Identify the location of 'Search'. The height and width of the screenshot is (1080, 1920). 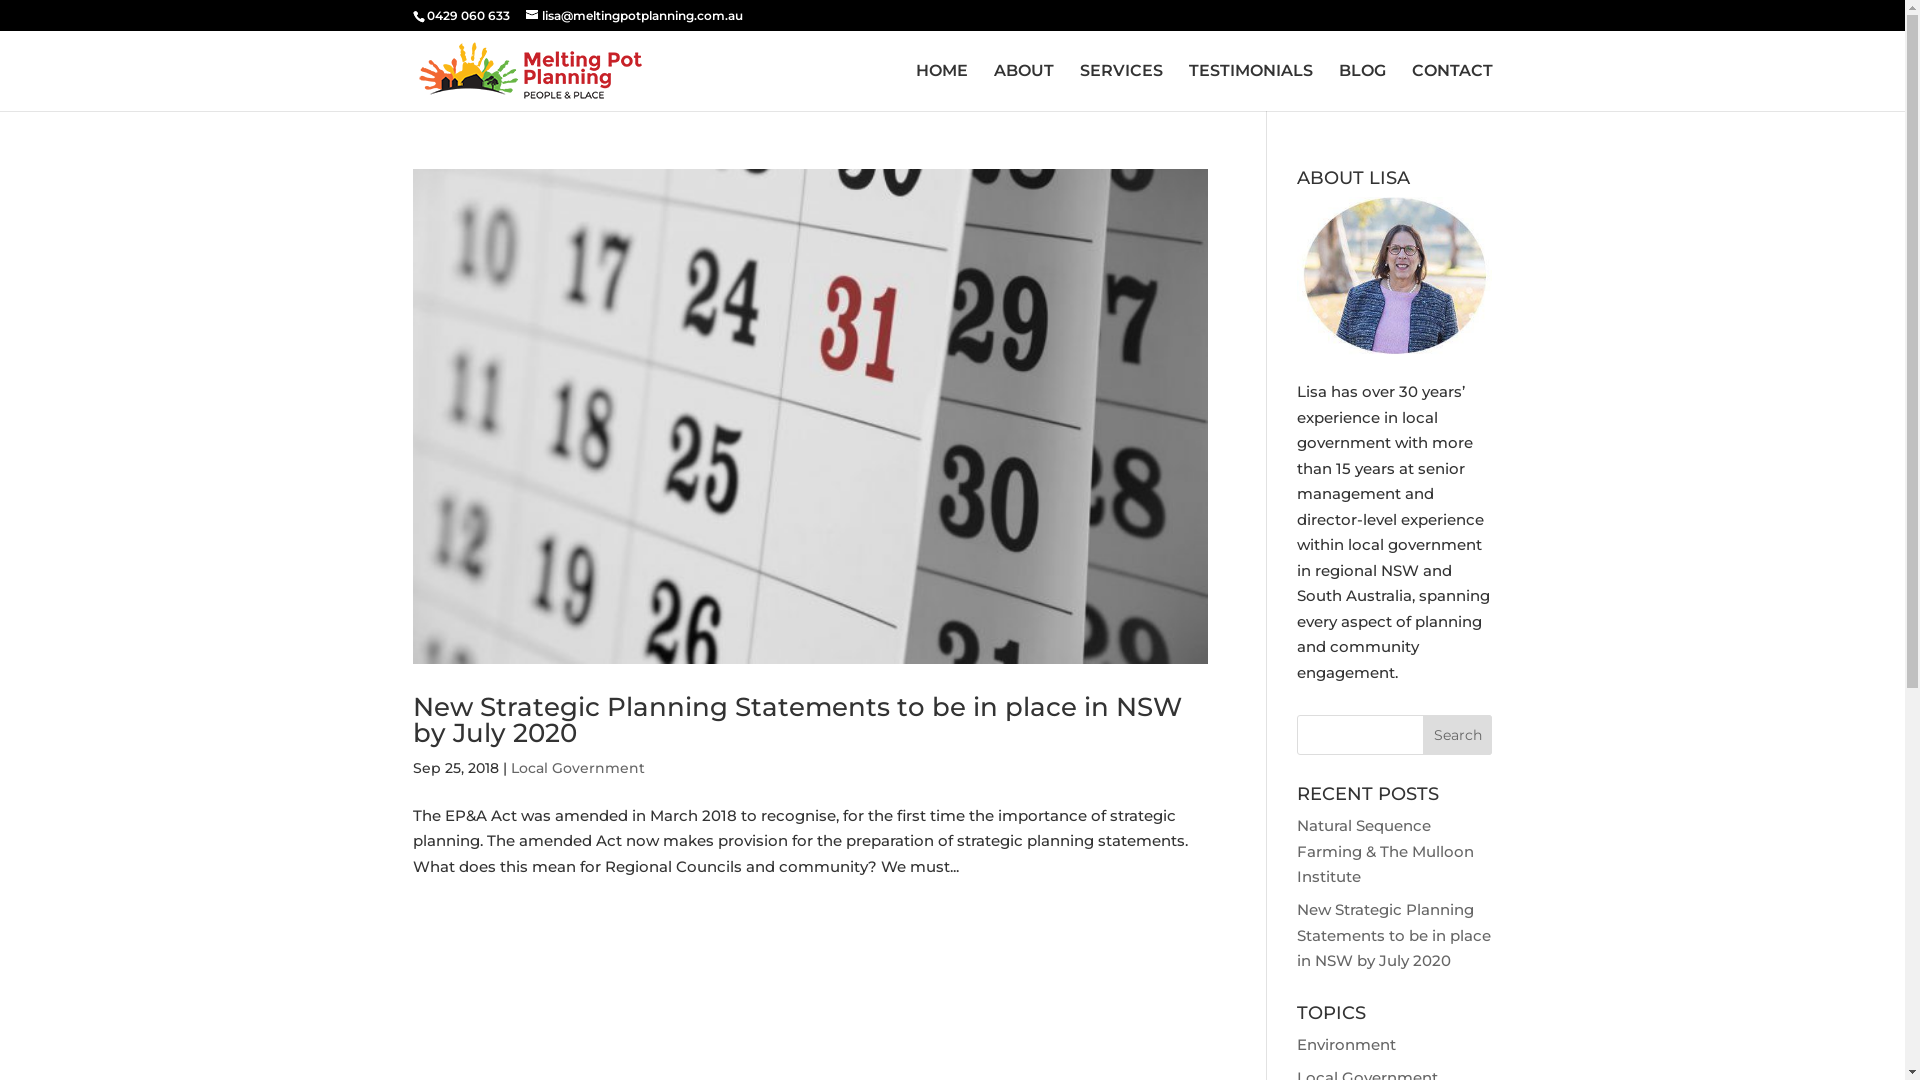
(1458, 735).